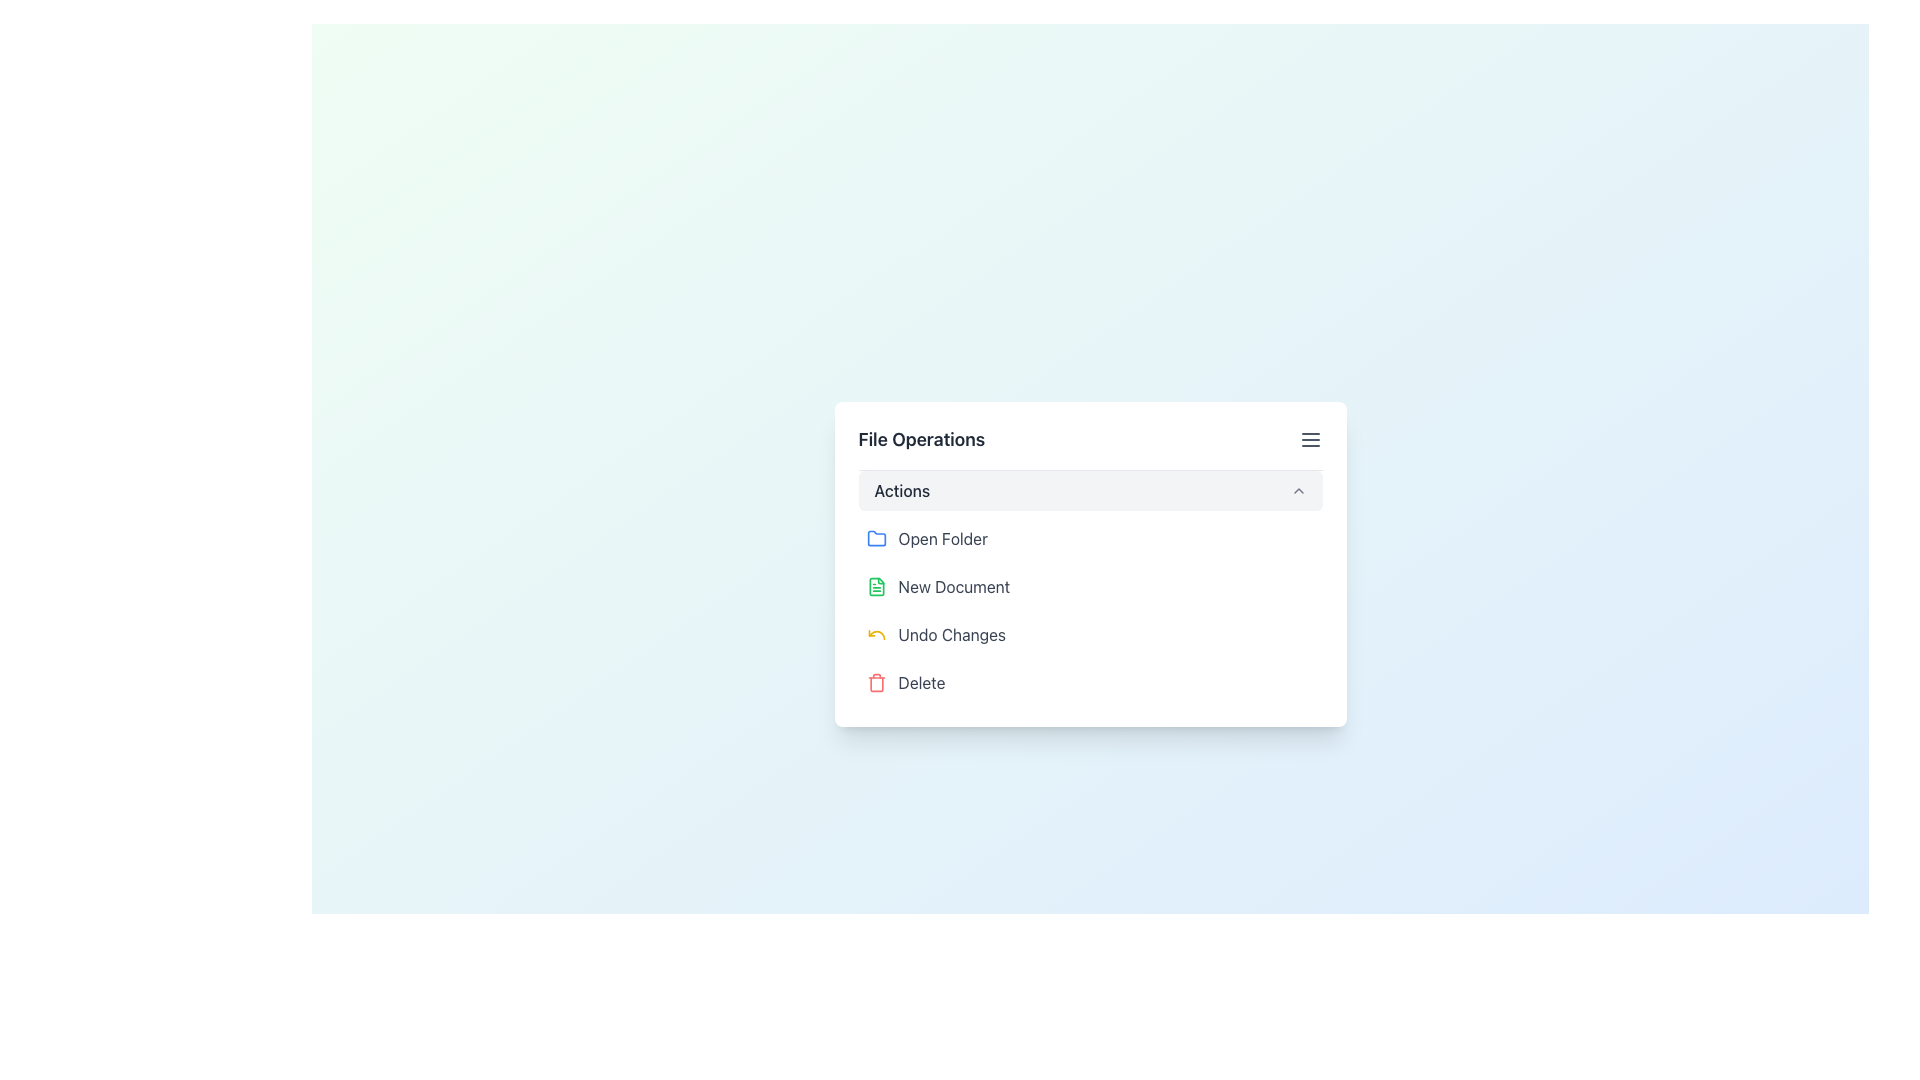  What do you see at coordinates (876, 537) in the screenshot?
I see `the blue folder icon located to the left of the 'Open Folder' text in the menu item to interact with the folder function` at bounding box center [876, 537].